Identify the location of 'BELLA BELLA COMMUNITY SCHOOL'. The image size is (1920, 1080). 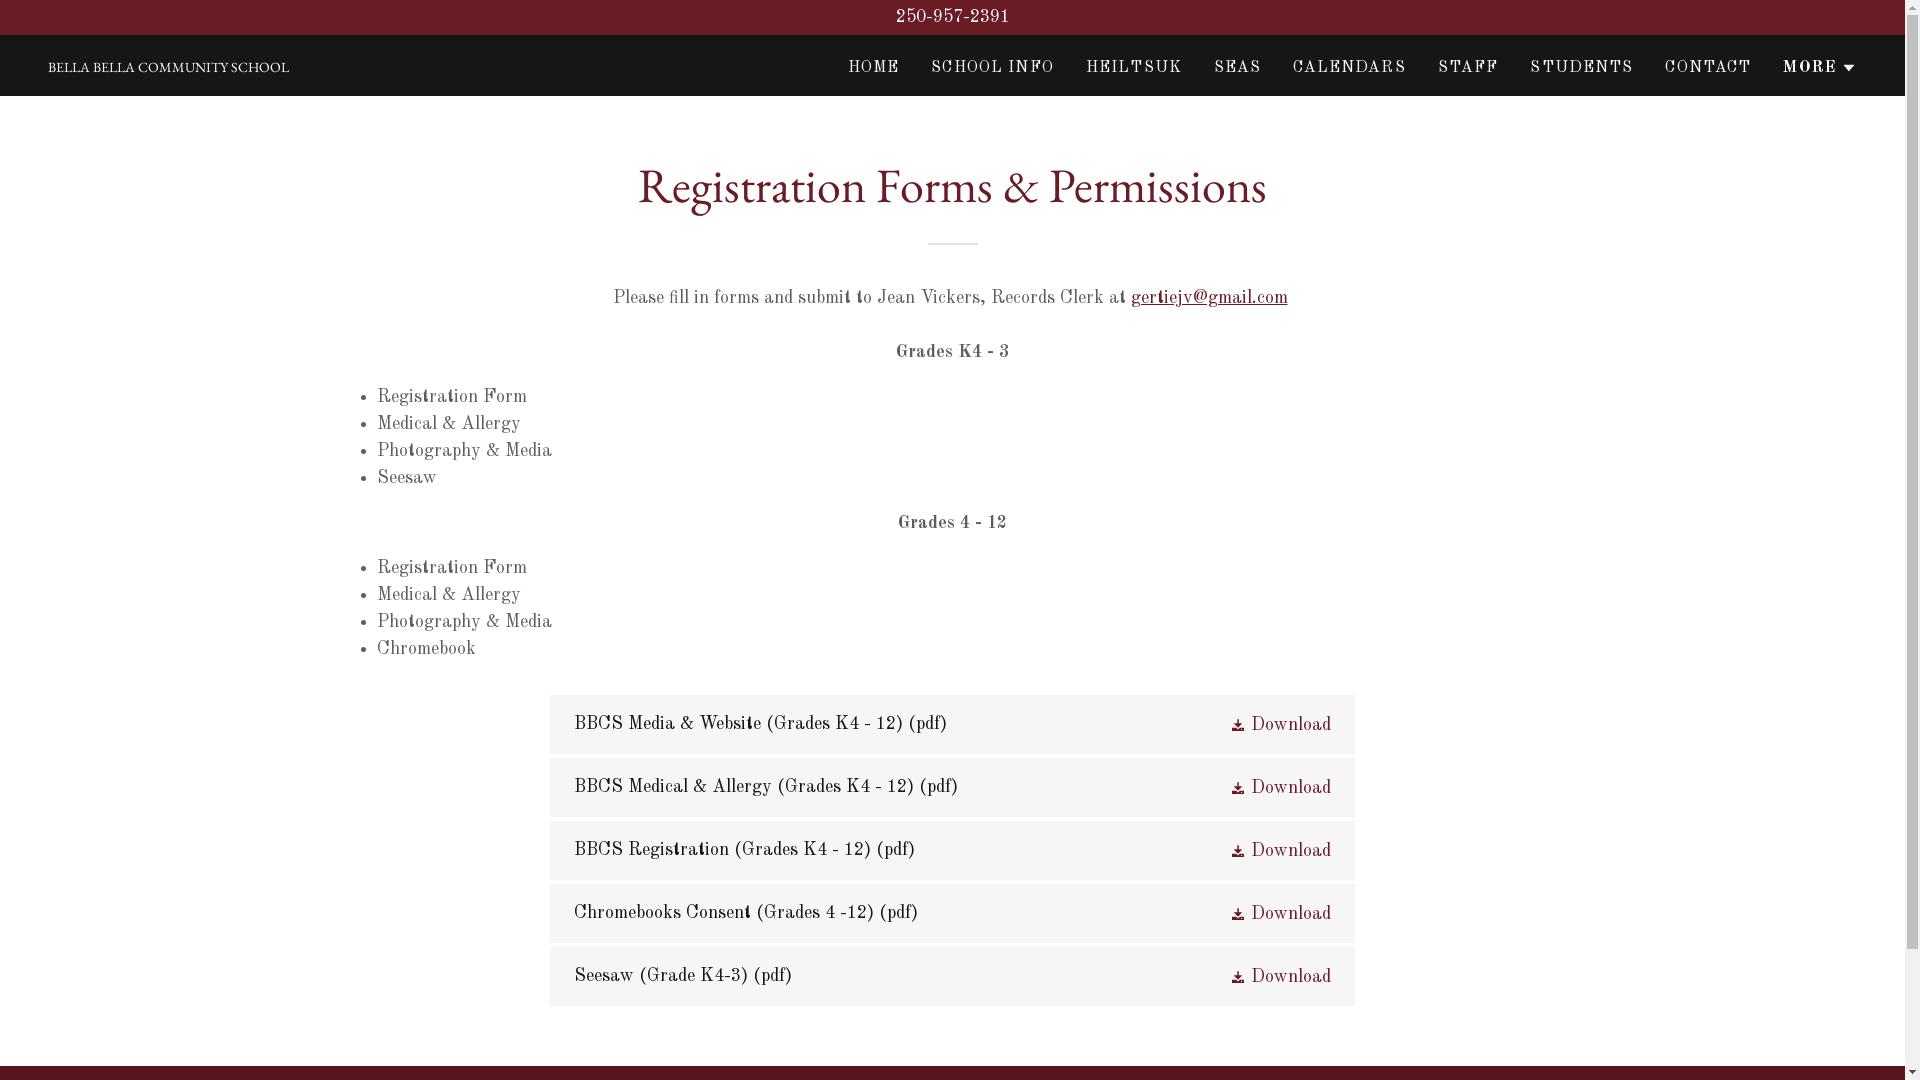
(168, 65).